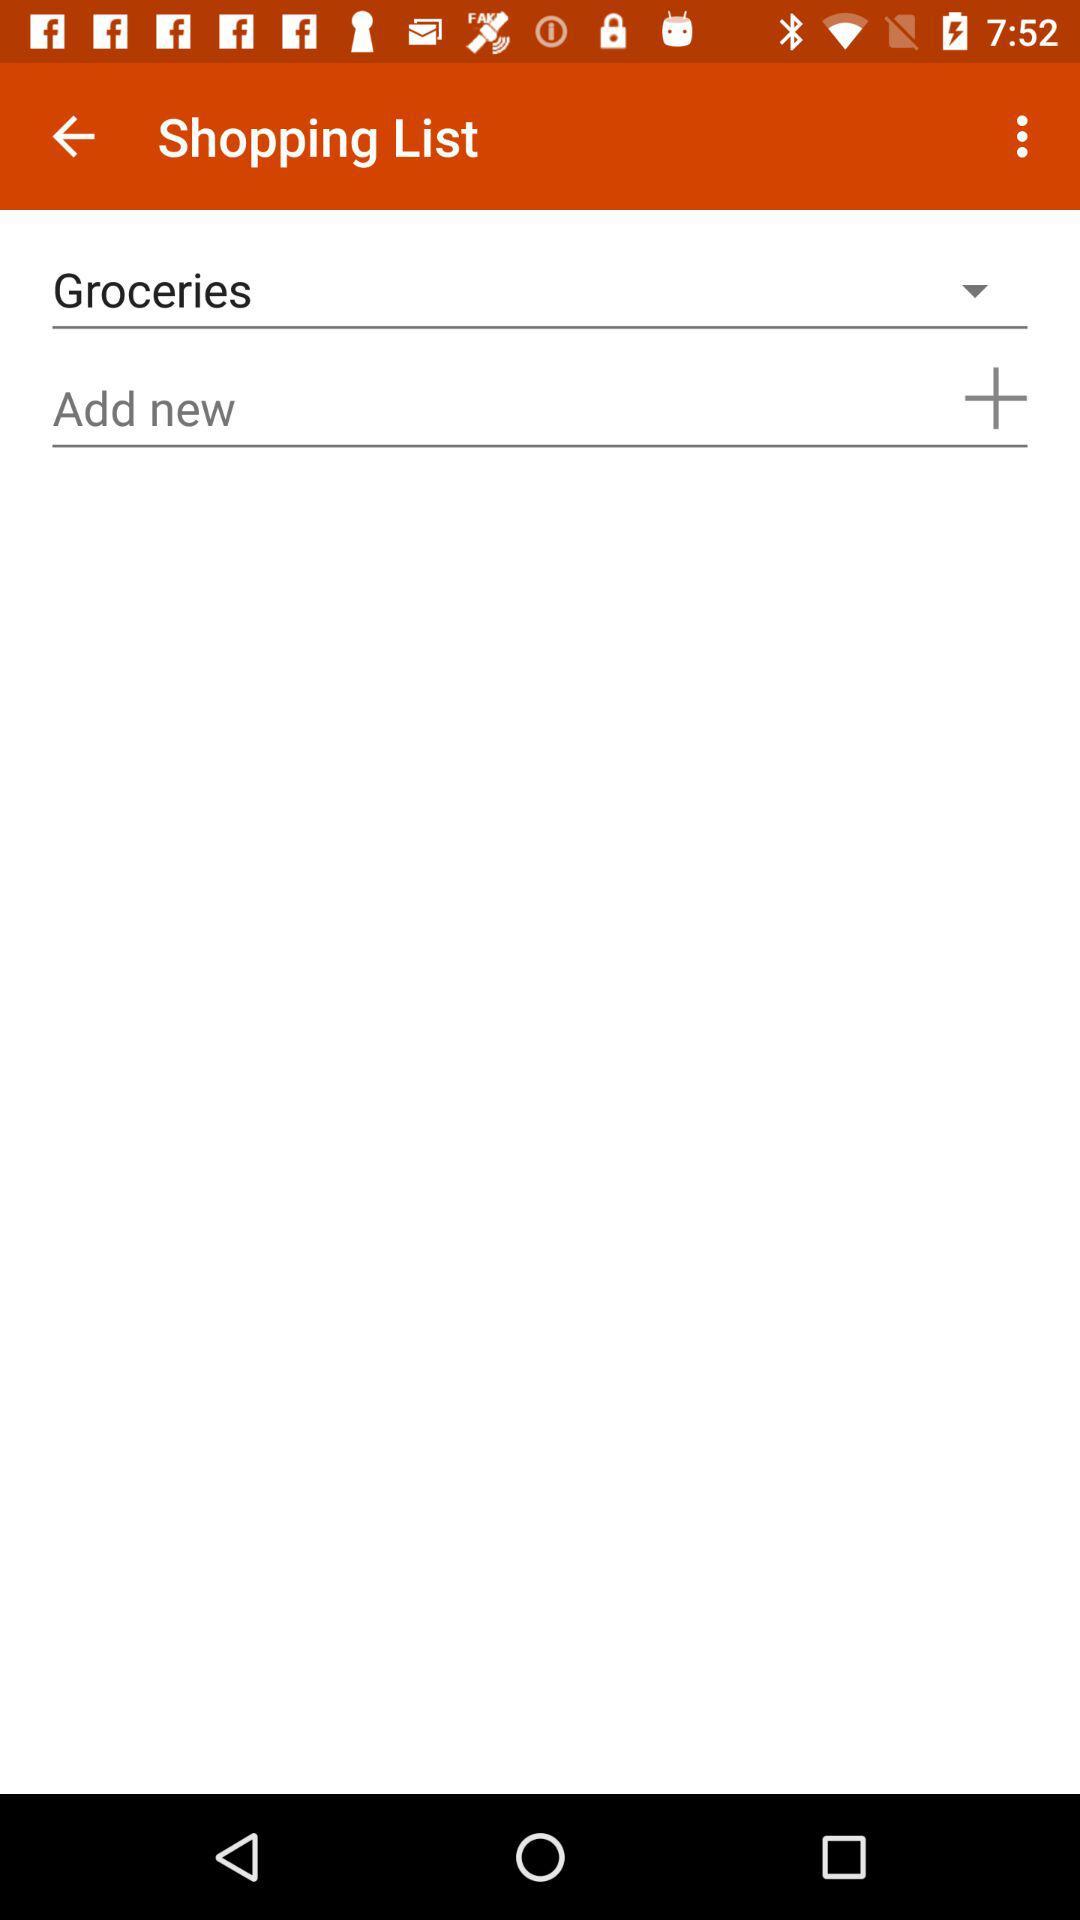  I want to click on new, so click(540, 407).